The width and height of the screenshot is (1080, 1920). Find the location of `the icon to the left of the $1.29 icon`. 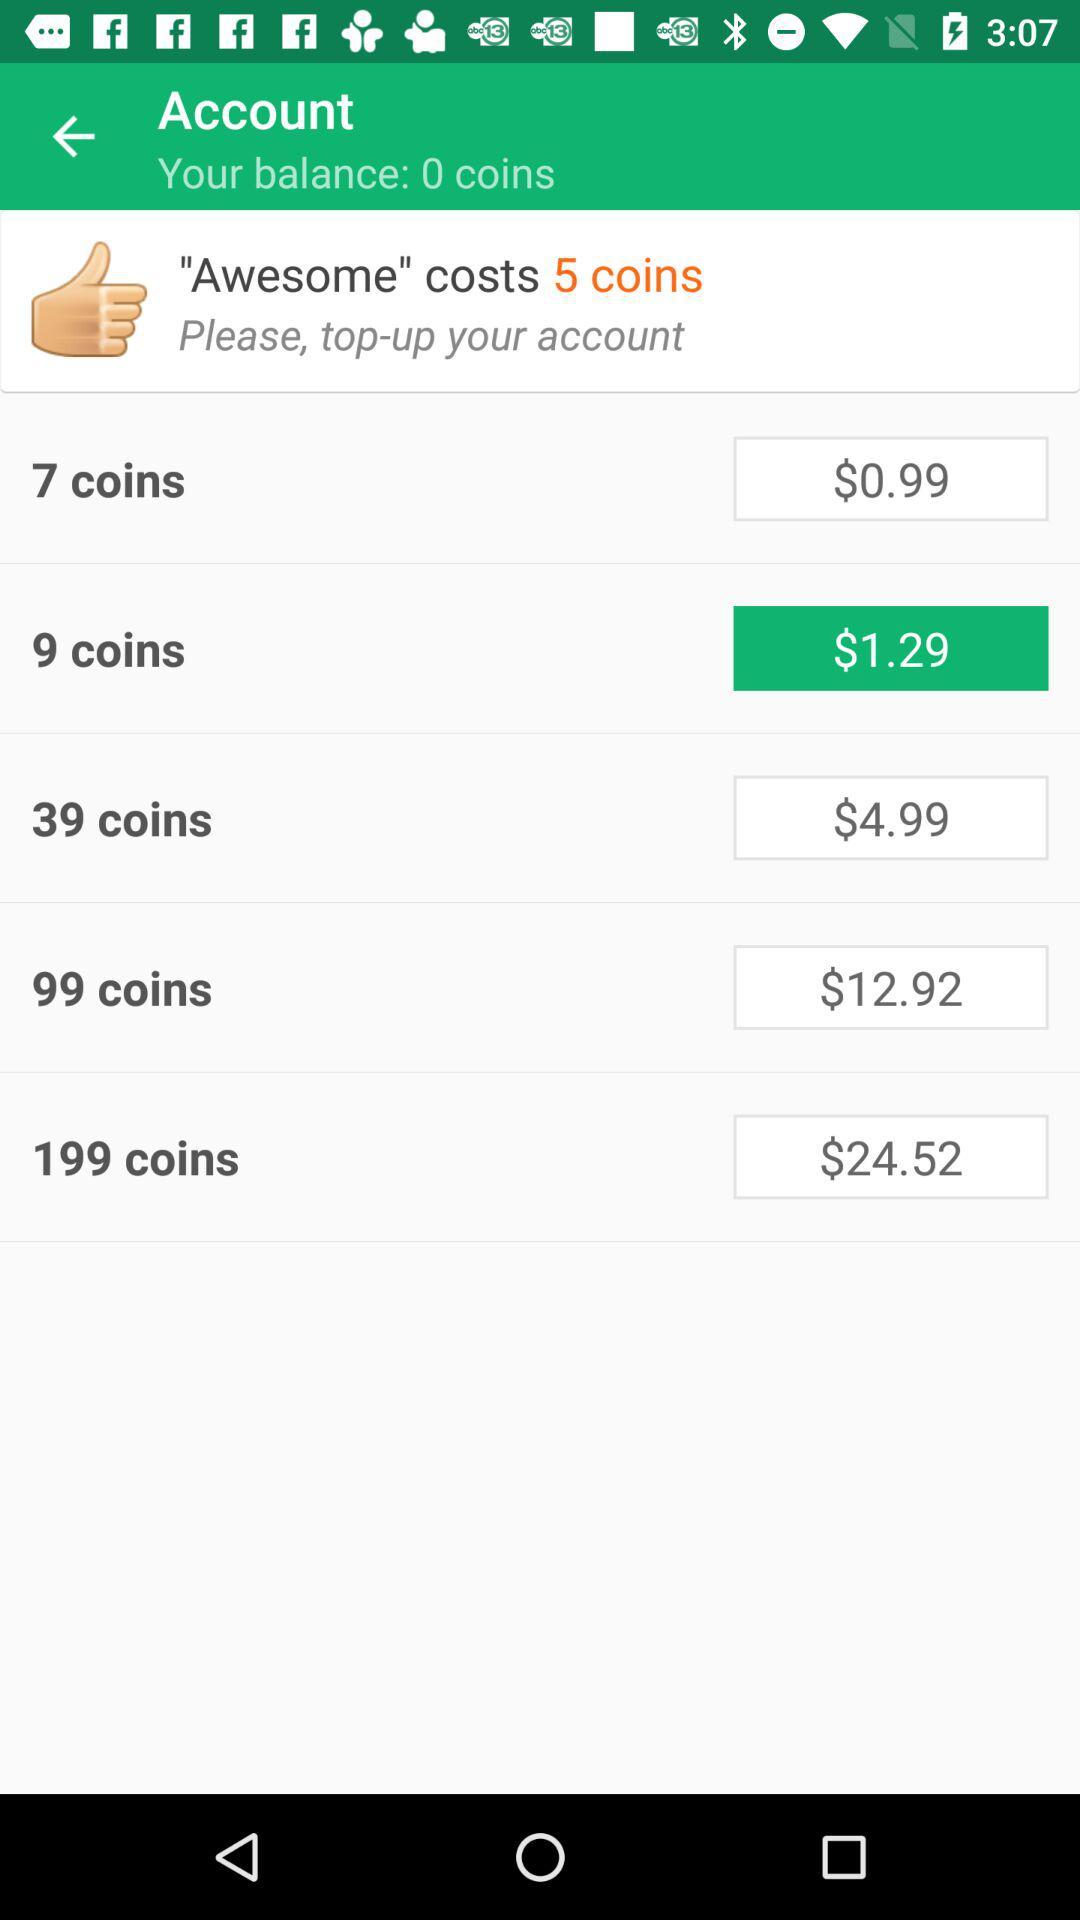

the icon to the left of the $1.29 icon is located at coordinates (382, 648).